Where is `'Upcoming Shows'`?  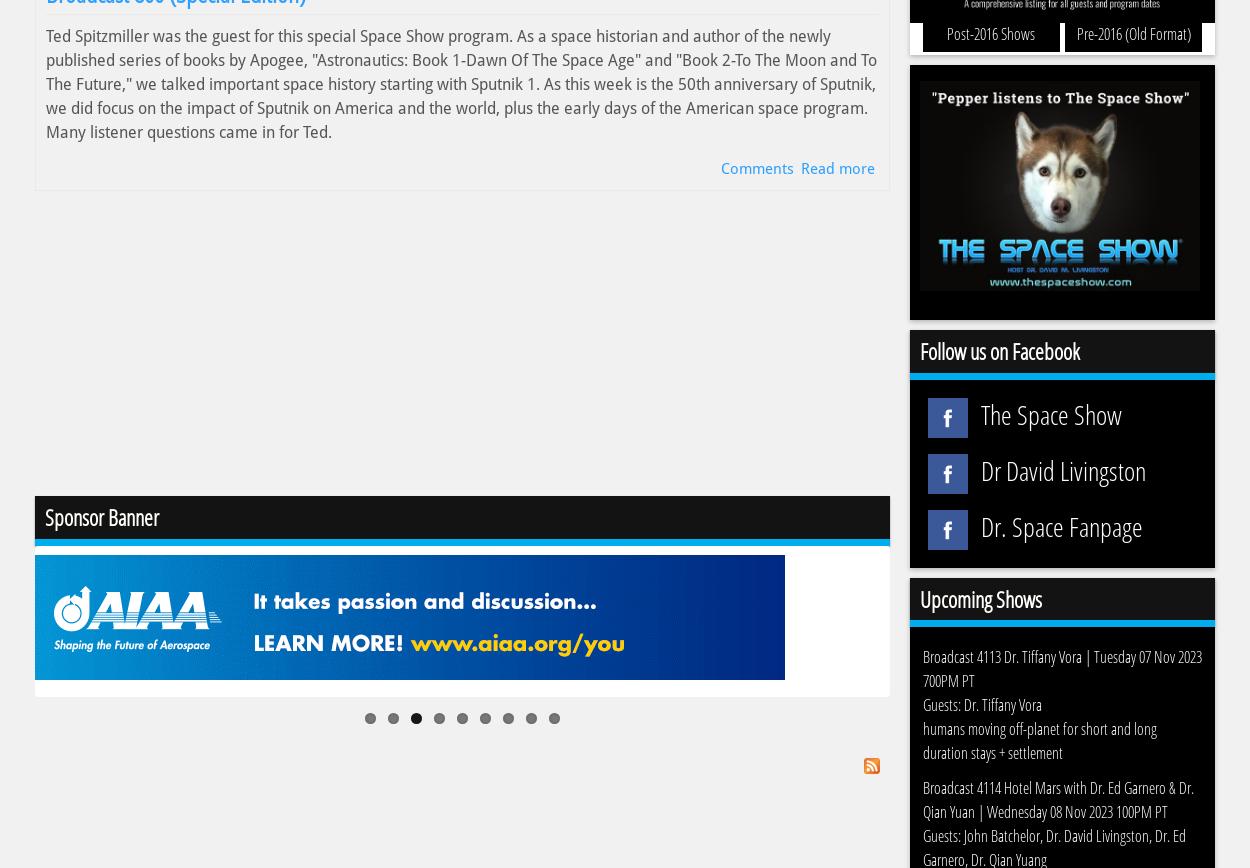
'Upcoming Shows' is located at coordinates (920, 598).